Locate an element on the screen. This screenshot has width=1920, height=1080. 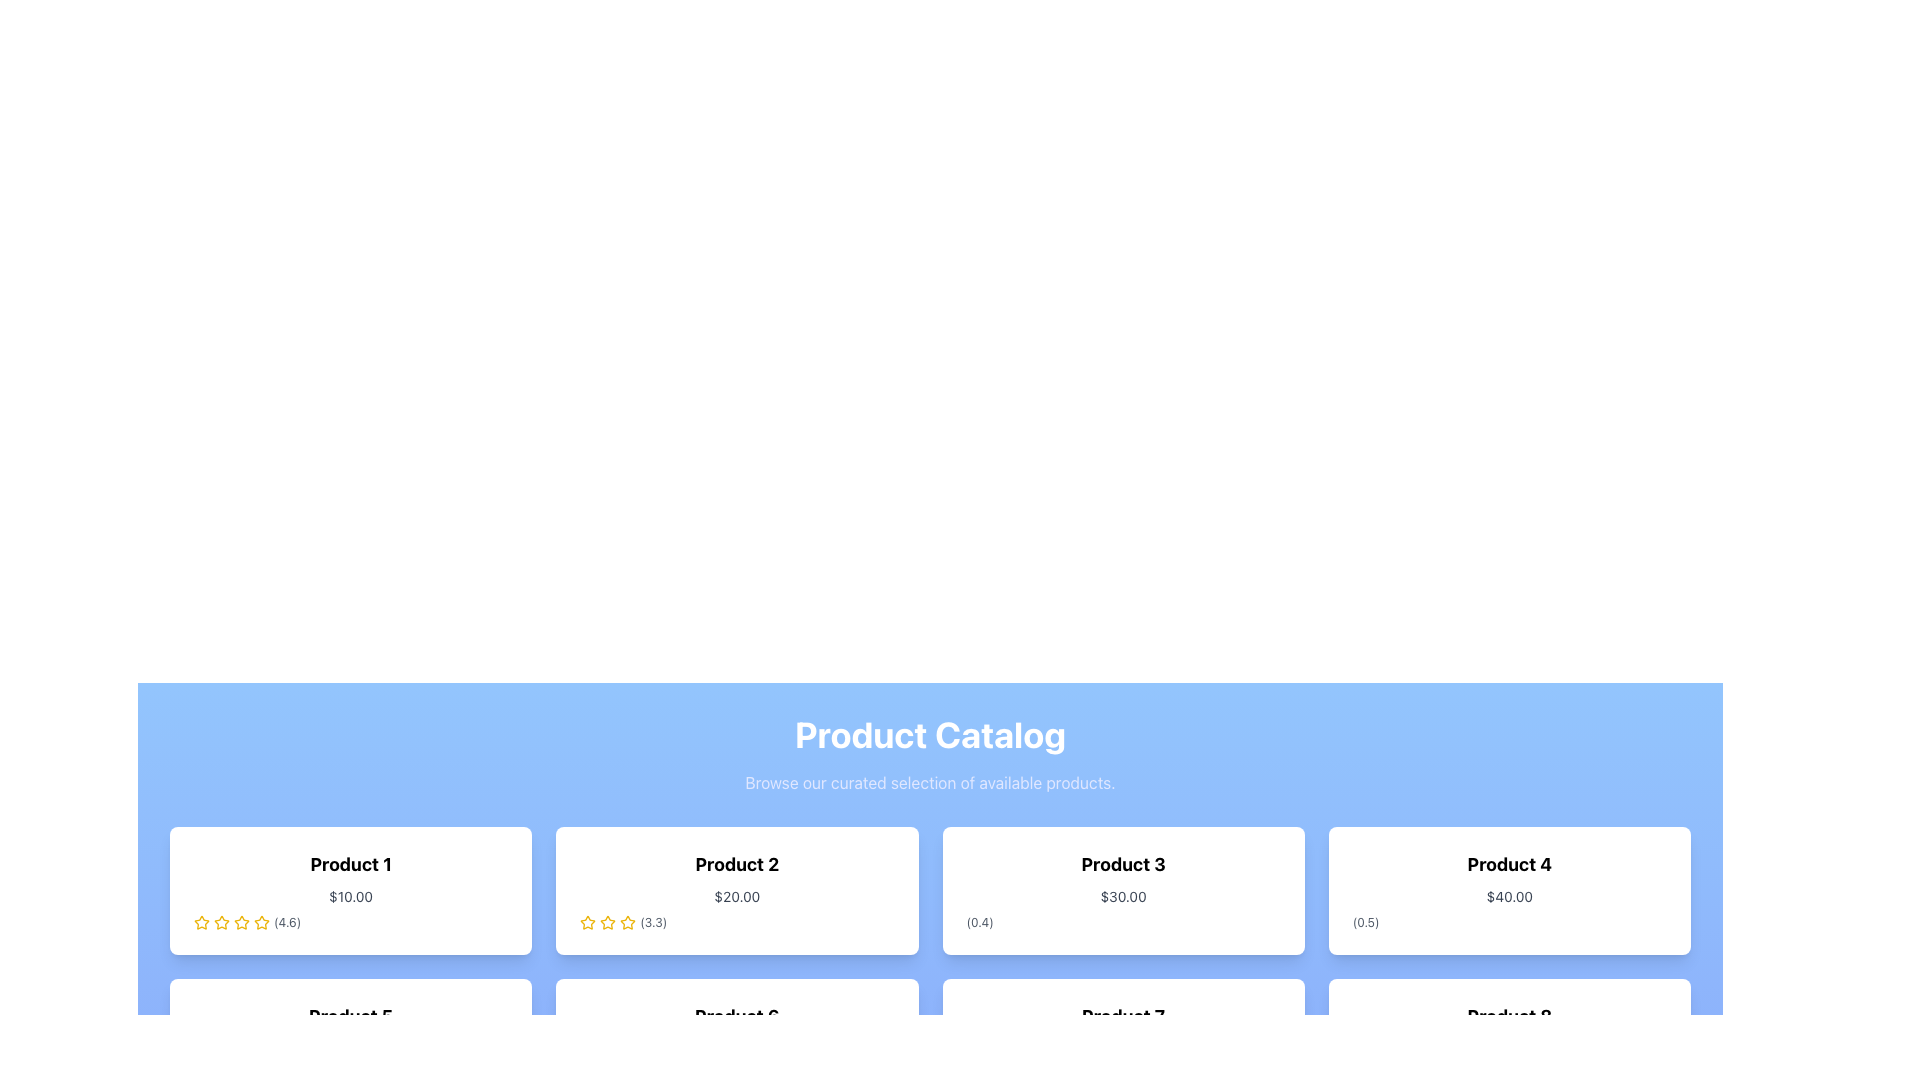
the fourth hollow star-shaped SVG icon with a yellow outline in the product rating of 'Product 2' is located at coordinates (627, 922).